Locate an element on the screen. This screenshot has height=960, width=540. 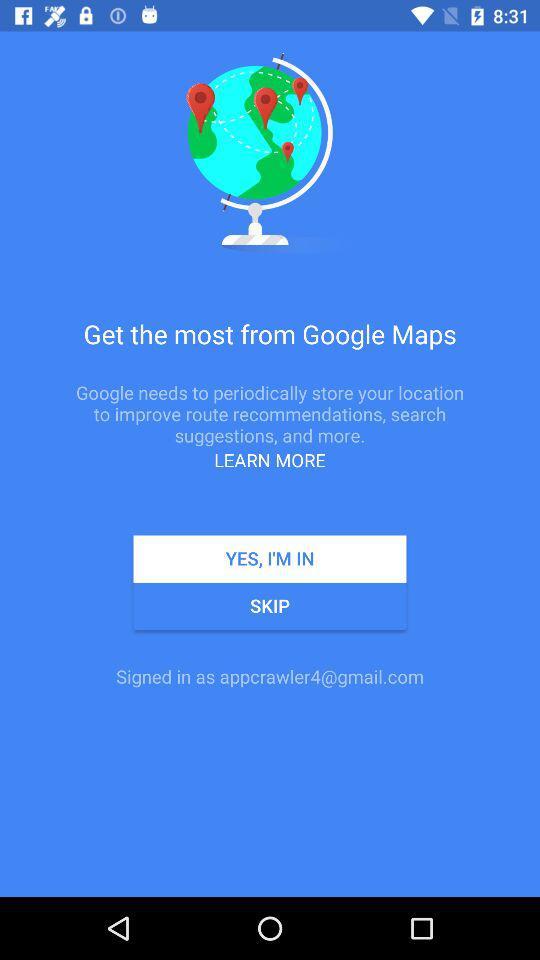
button above skip icon is located at coordinates (270, 559).